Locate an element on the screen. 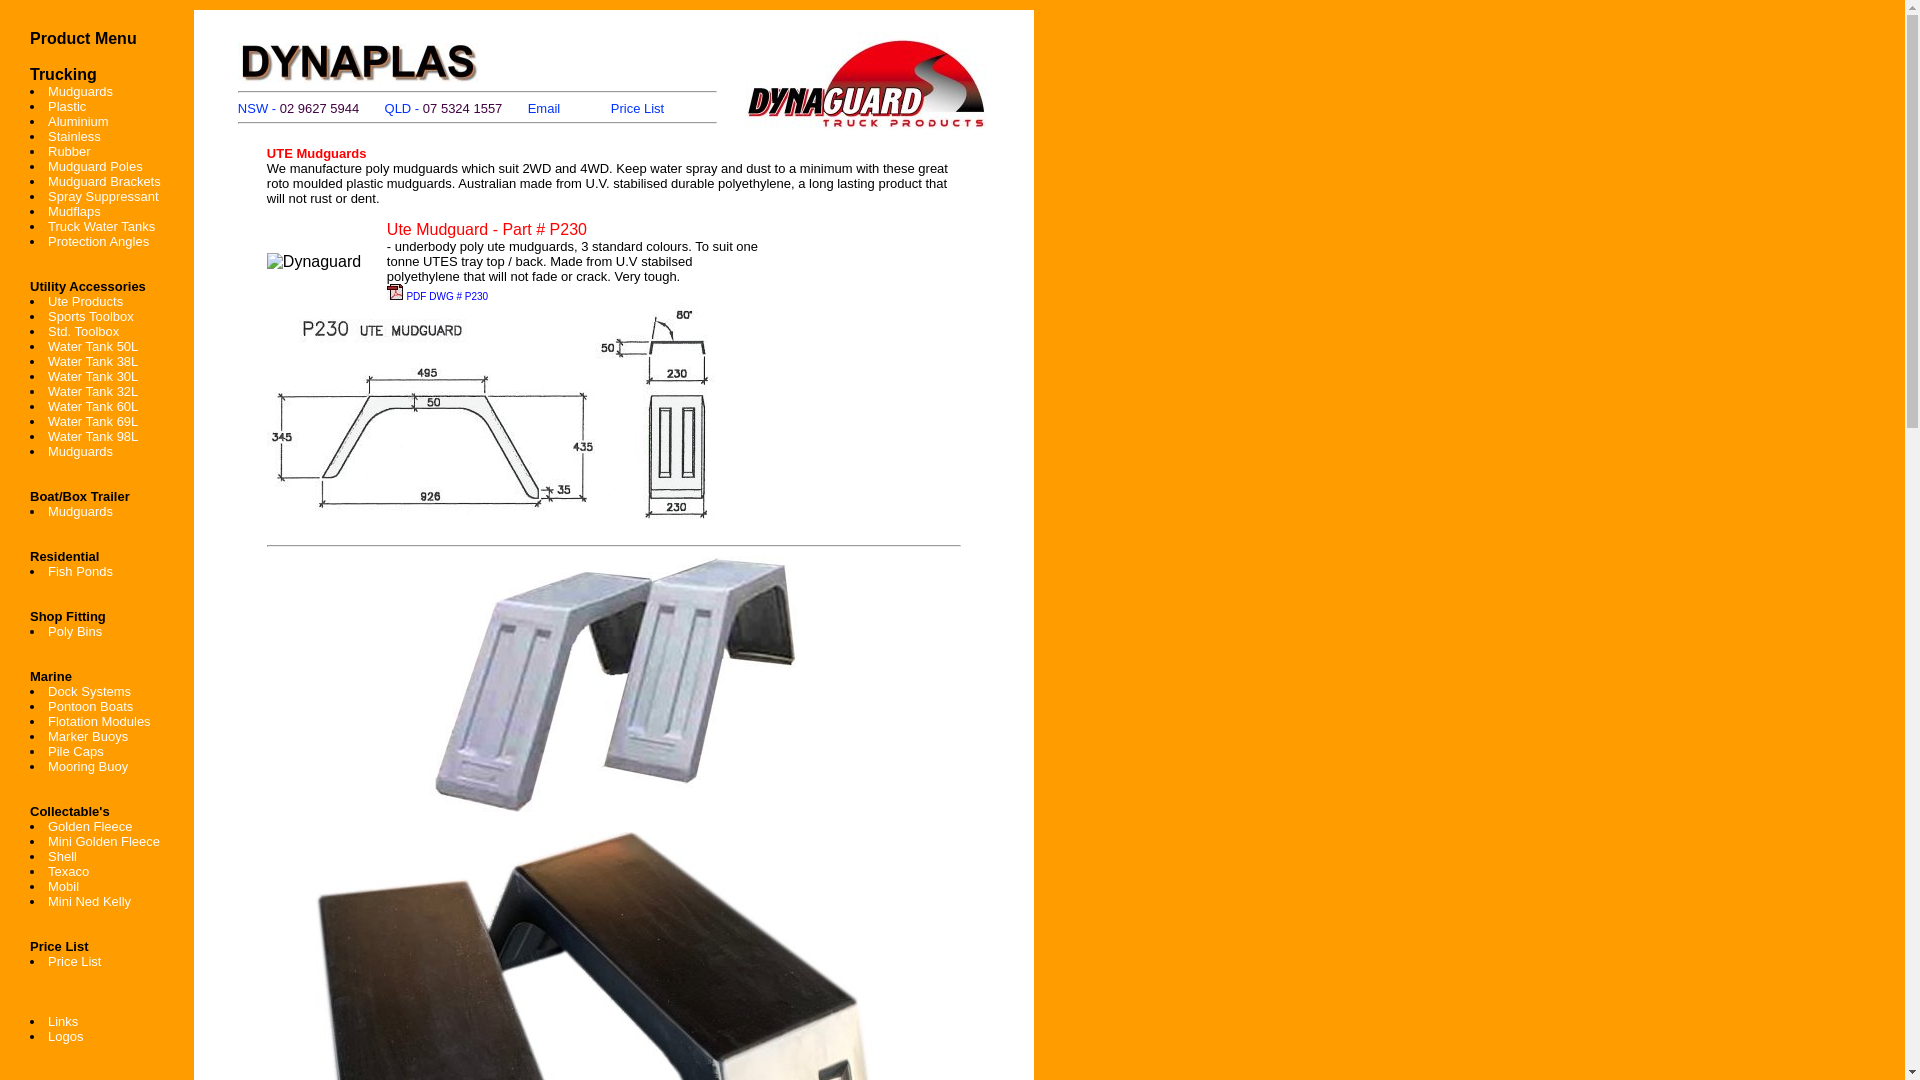 This screenshot has height=1080, width=1920. 'Plastic' is located at coordinates (67, 106).